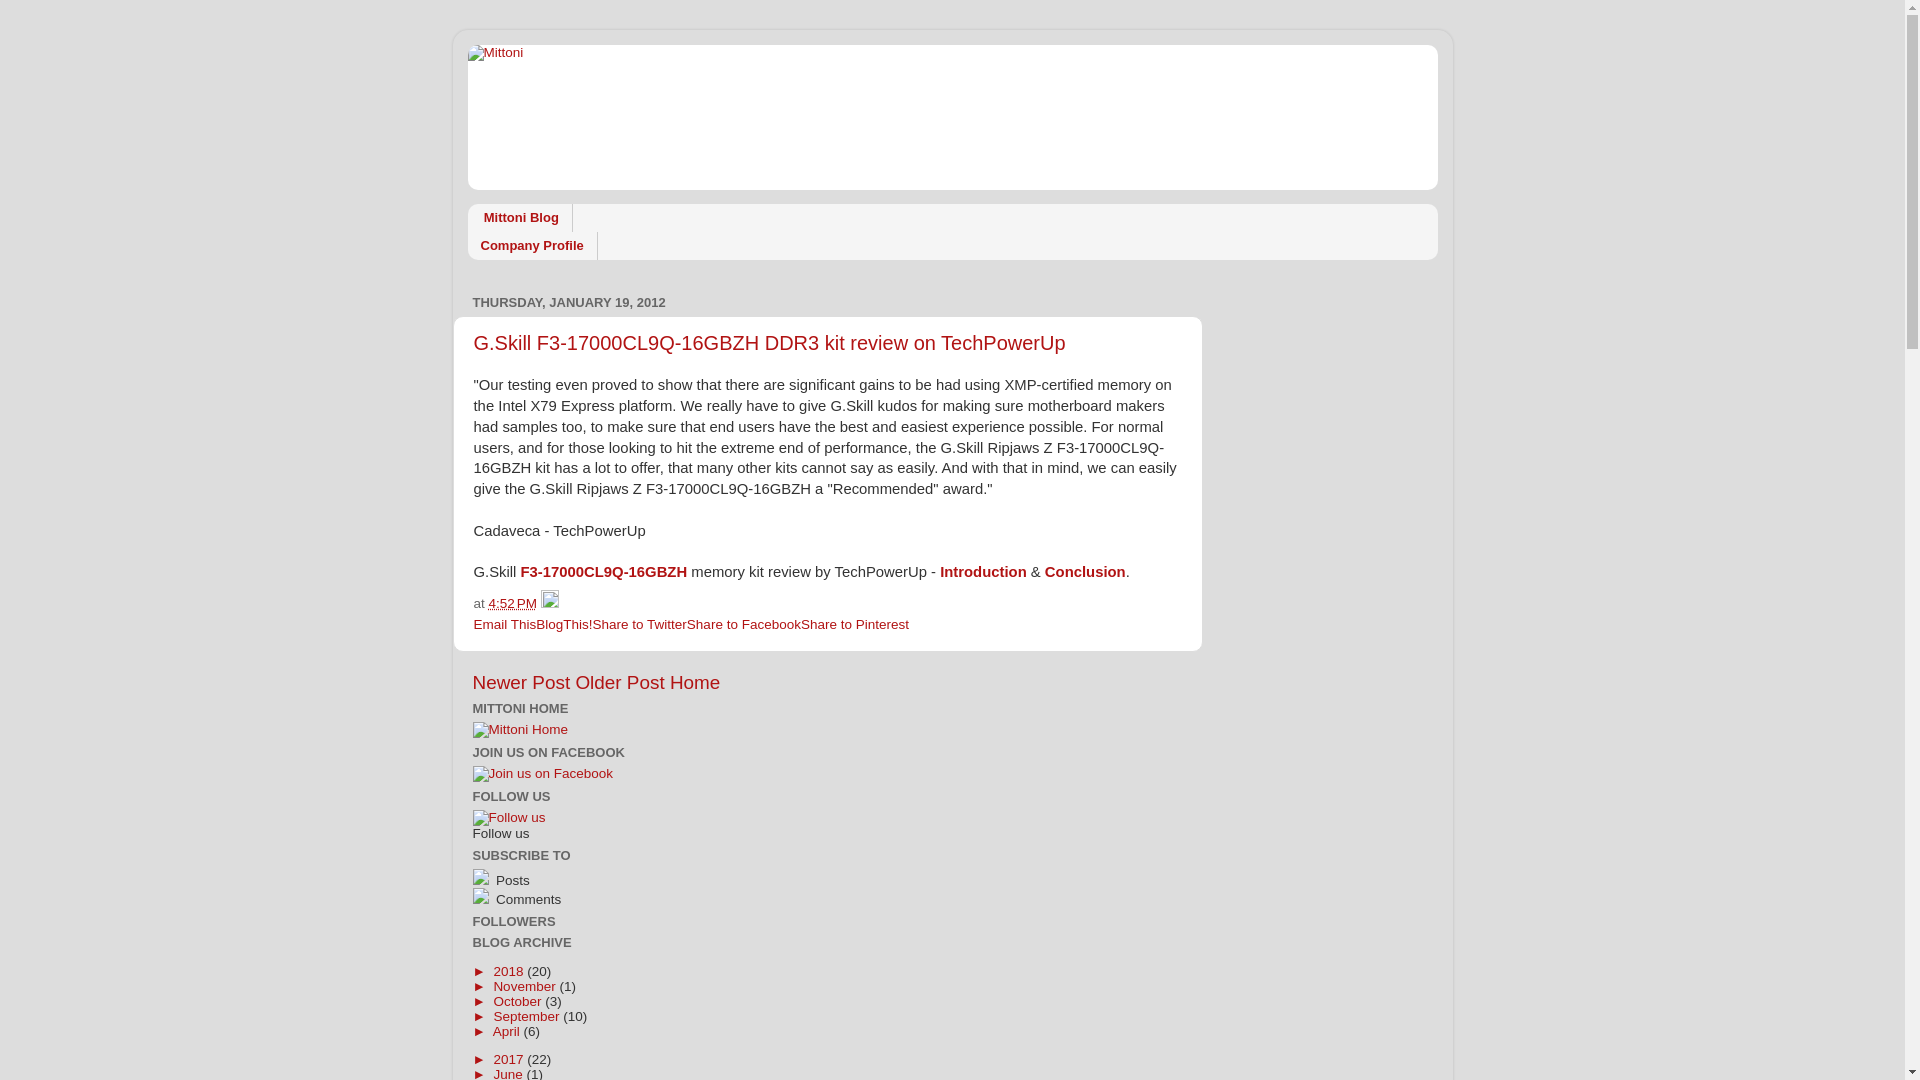 Image resolution: width=1920 pixels, height=1080 pixels. I want to click on 'Share to Twitter', so click(638, 623).